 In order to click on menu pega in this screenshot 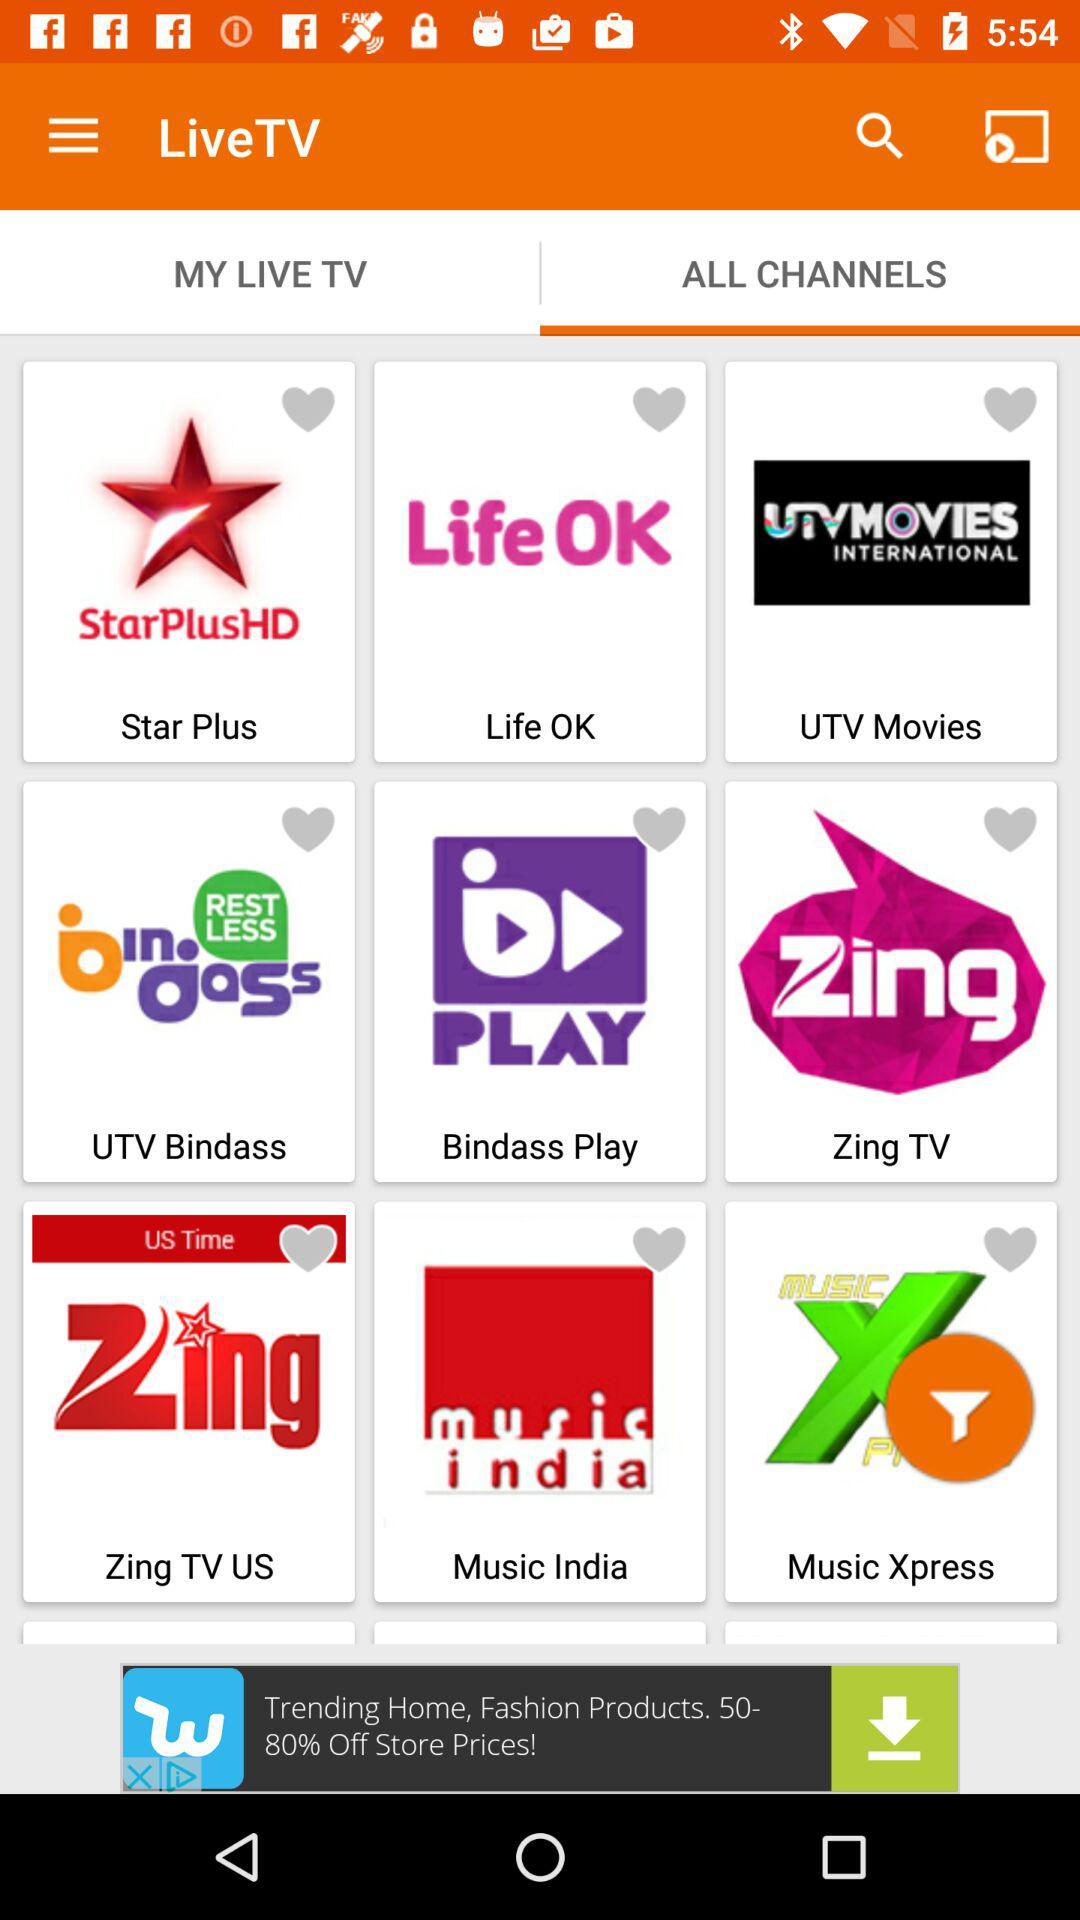, I will do `click(308, 828)`.